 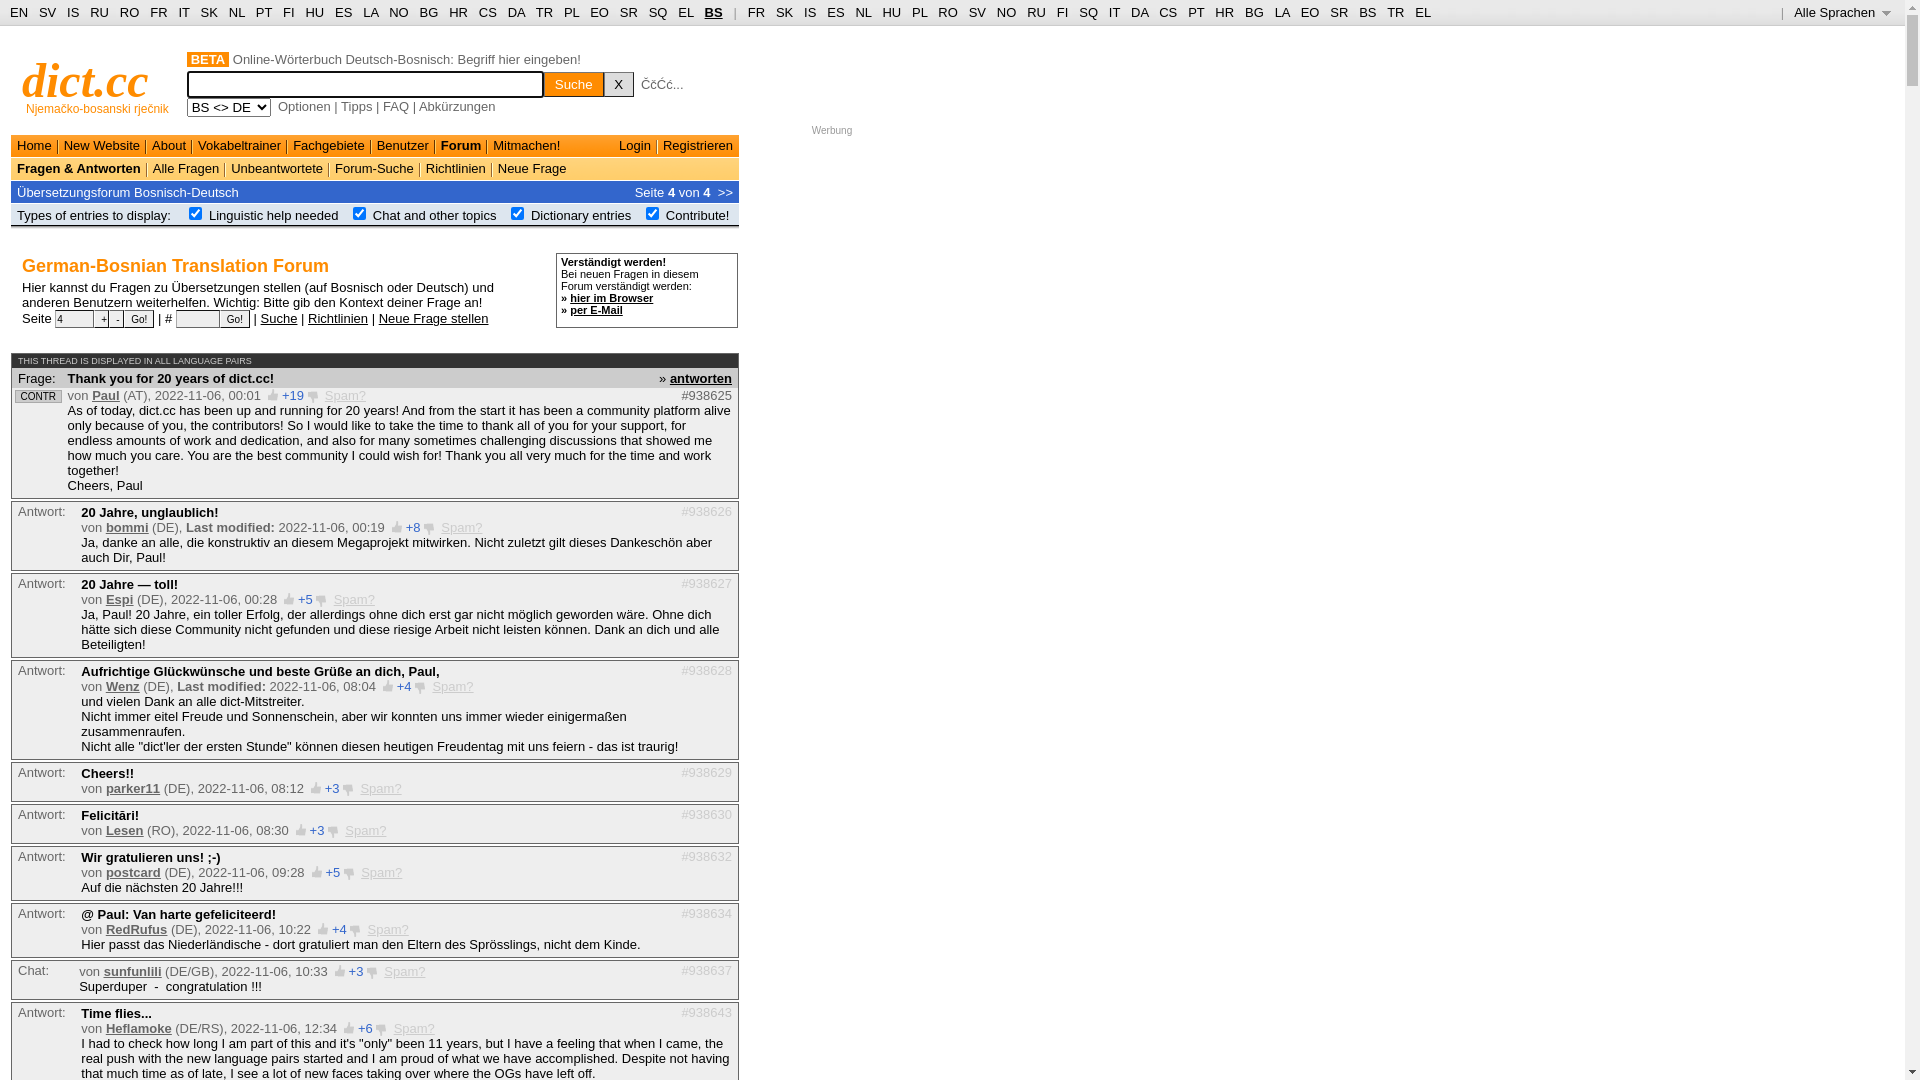 What do you see at coordinates (19, 12) in the screenshot?
I see `'EN'` at bounding box center [19, 12].